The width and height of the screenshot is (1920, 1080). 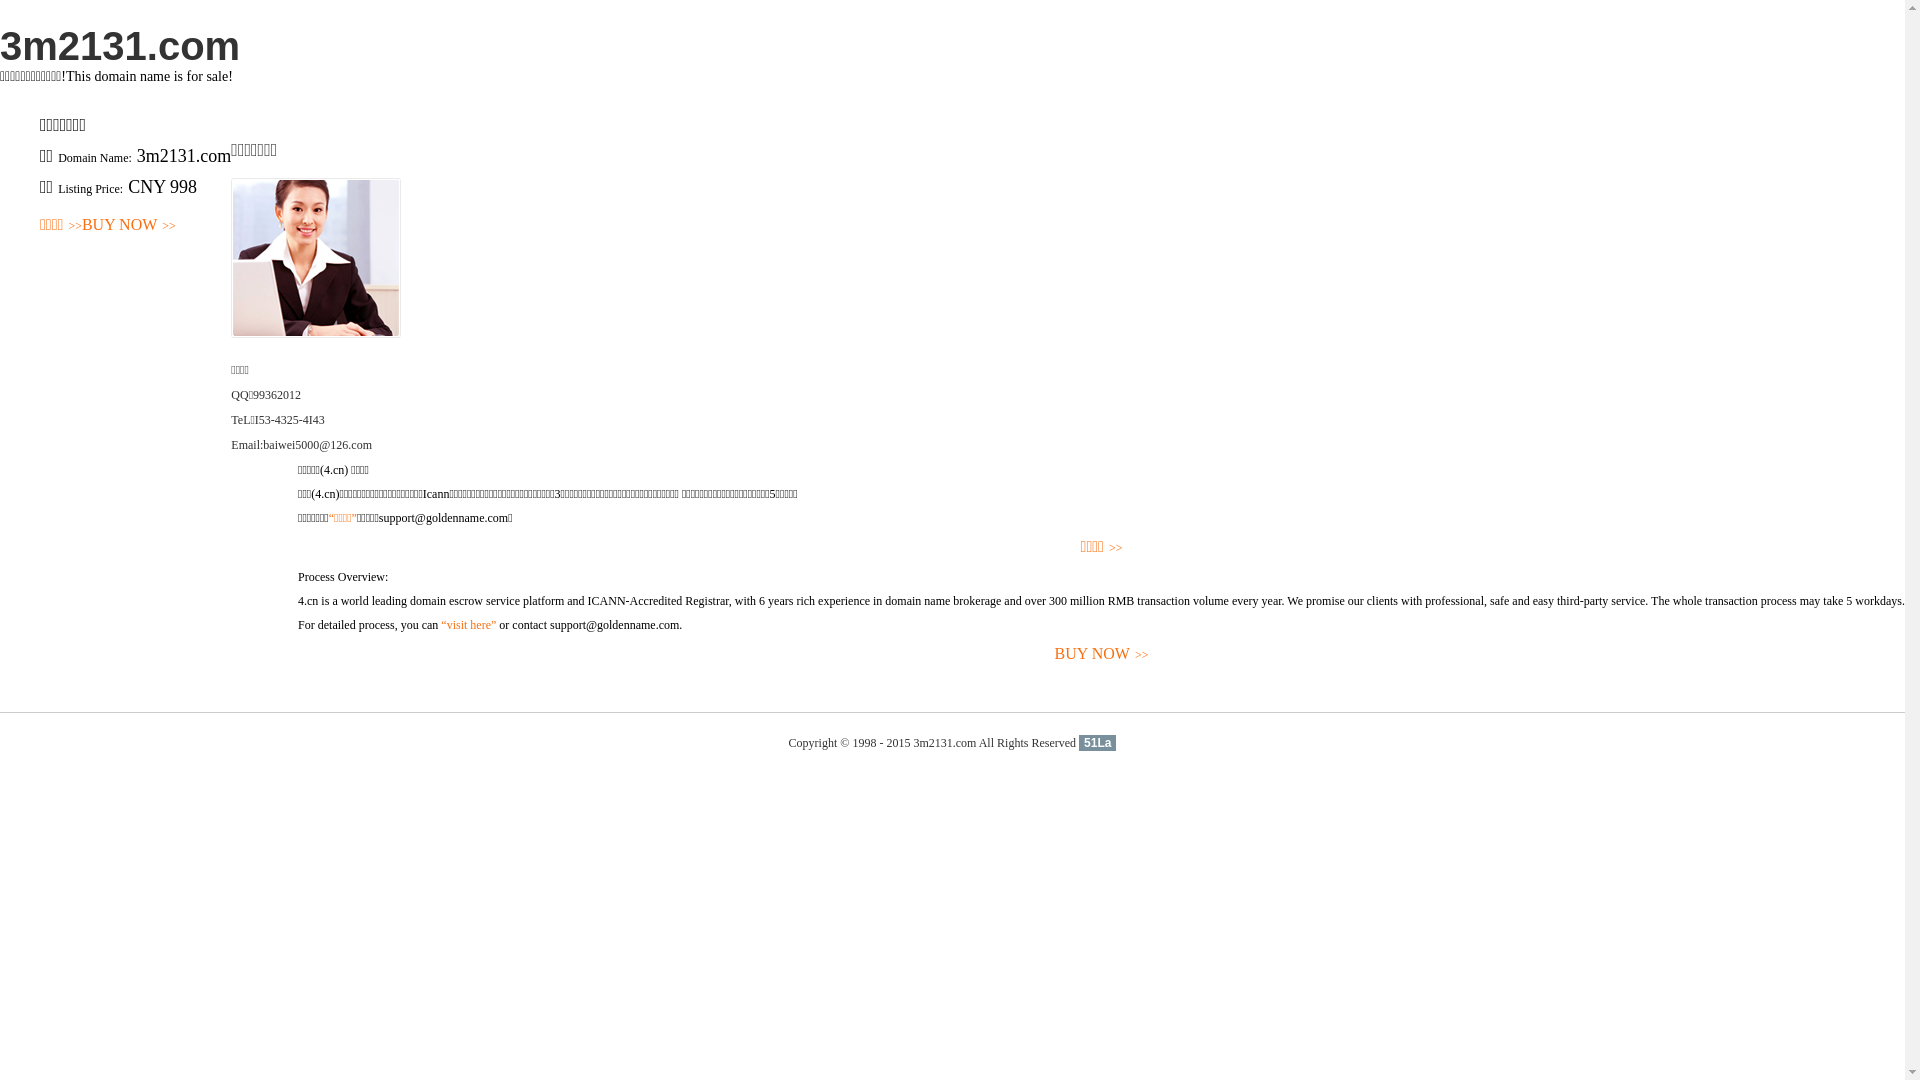 What do you see at coordinates (1078, 743) in the screenshot?
I see `'51La'` at bounding box center [1078, 743].